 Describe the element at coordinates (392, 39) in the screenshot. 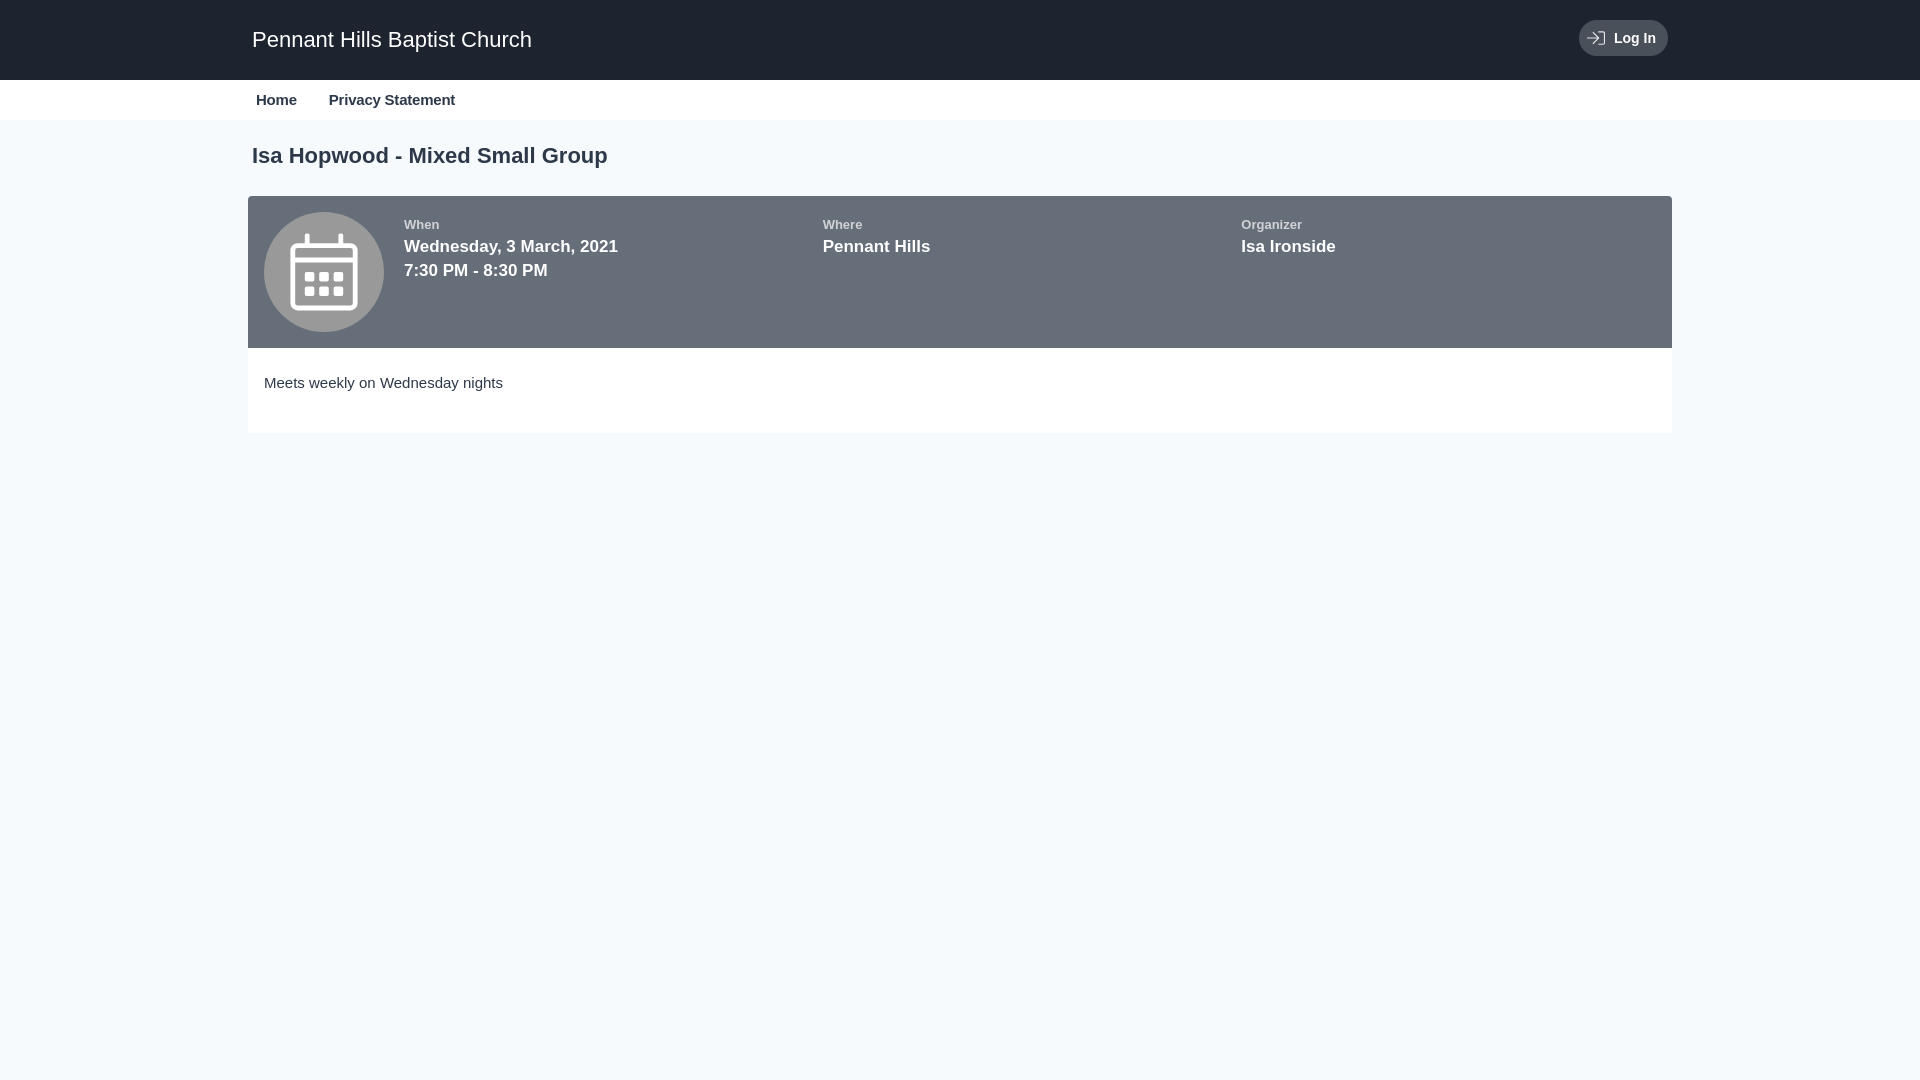

I see `'Pennant Hills Baptist Church'` at that location.